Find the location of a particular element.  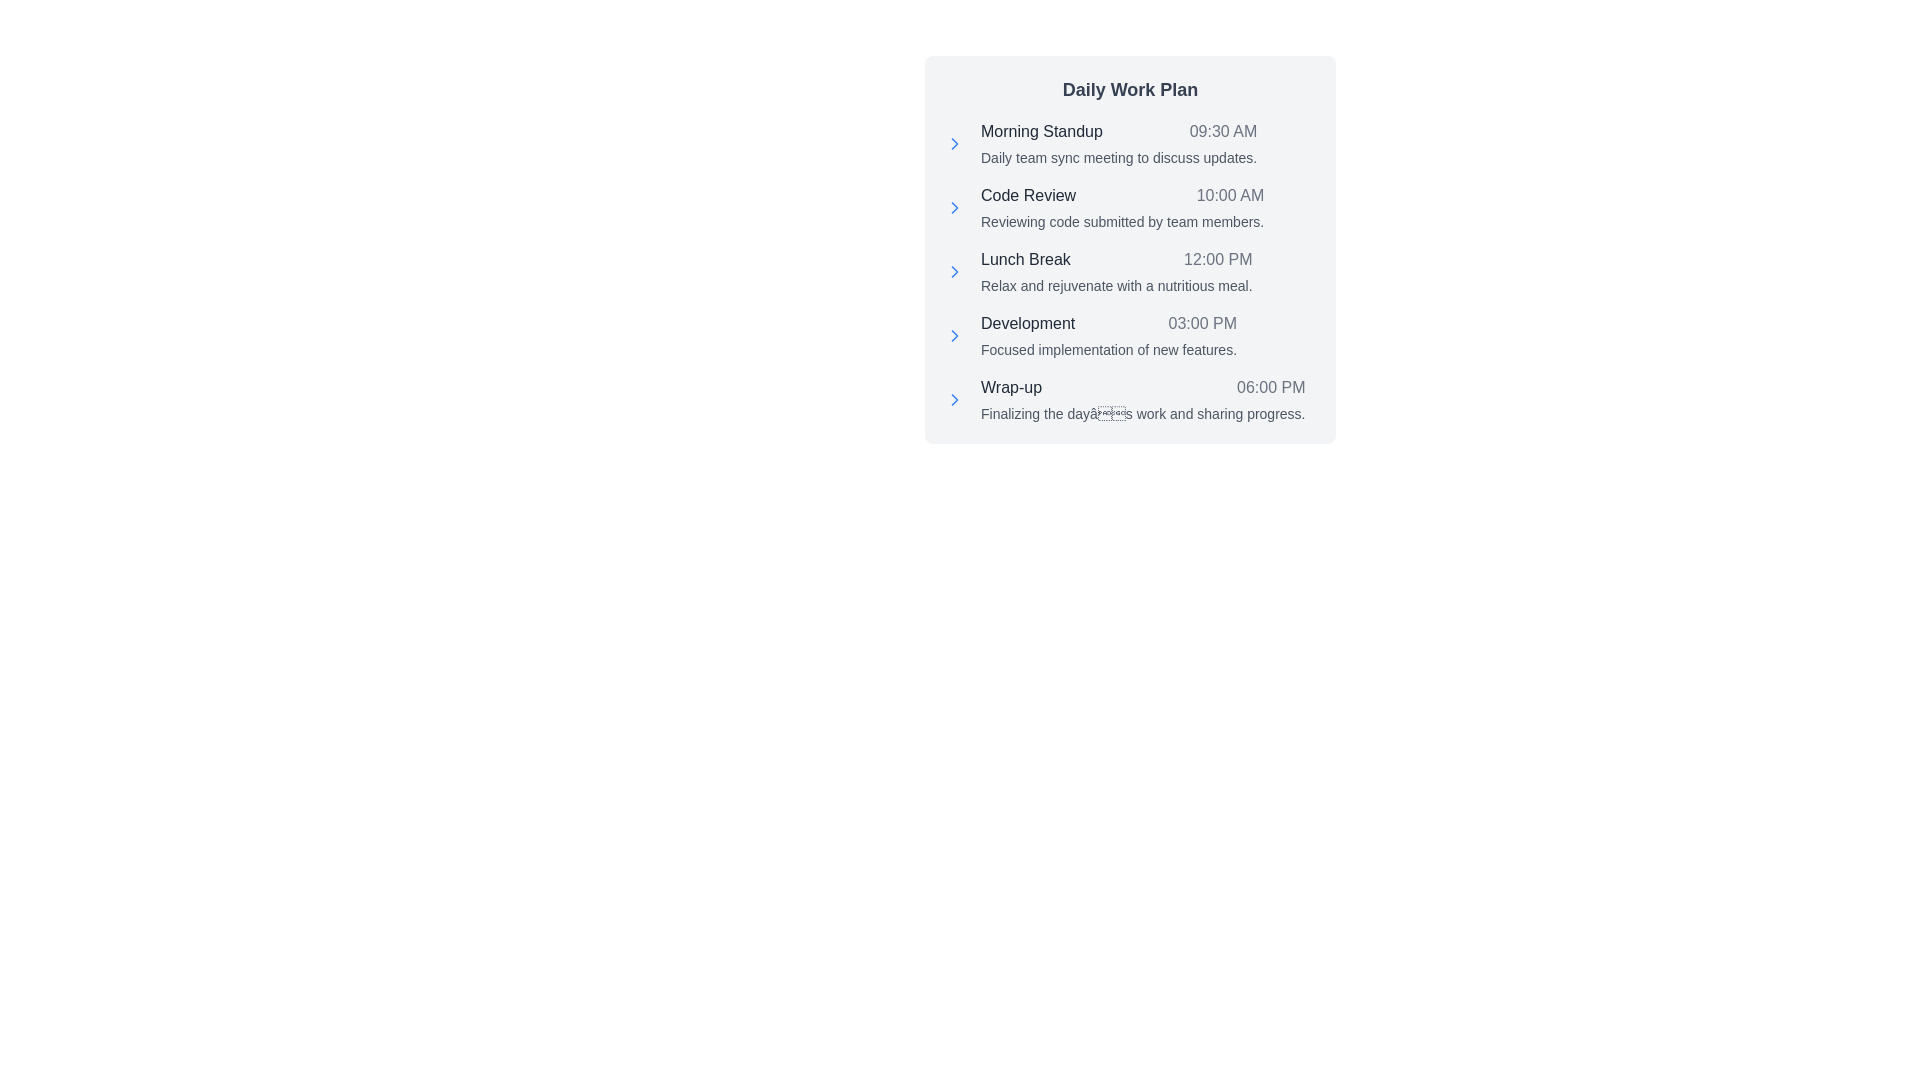

the time display for the 'Development' activity in the 'Daily Work Plan', which provides information about the scheduled time is located at coordinates (1201, 323).